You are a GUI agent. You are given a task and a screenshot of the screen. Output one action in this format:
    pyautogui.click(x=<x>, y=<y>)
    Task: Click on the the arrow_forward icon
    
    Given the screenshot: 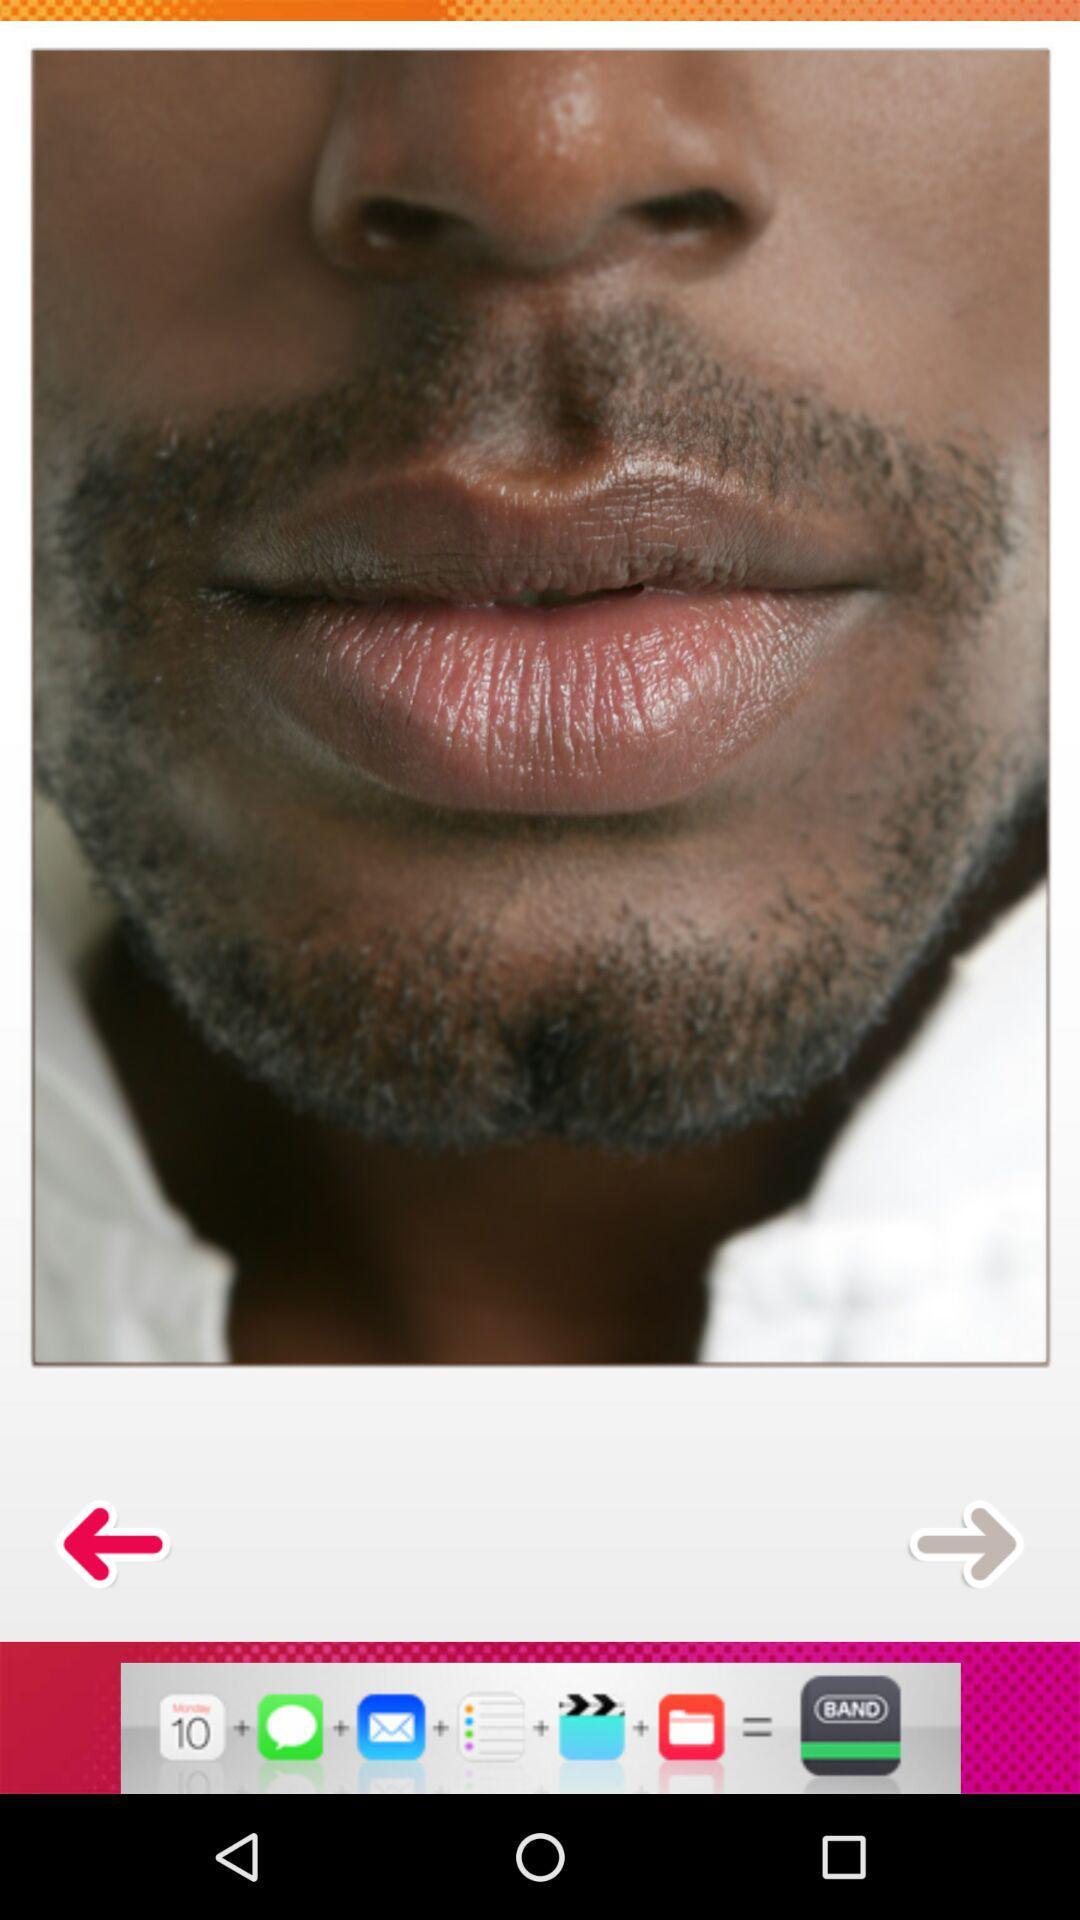 What is the action you would take?
    pyautogui.click(x=969, y=1652)
    